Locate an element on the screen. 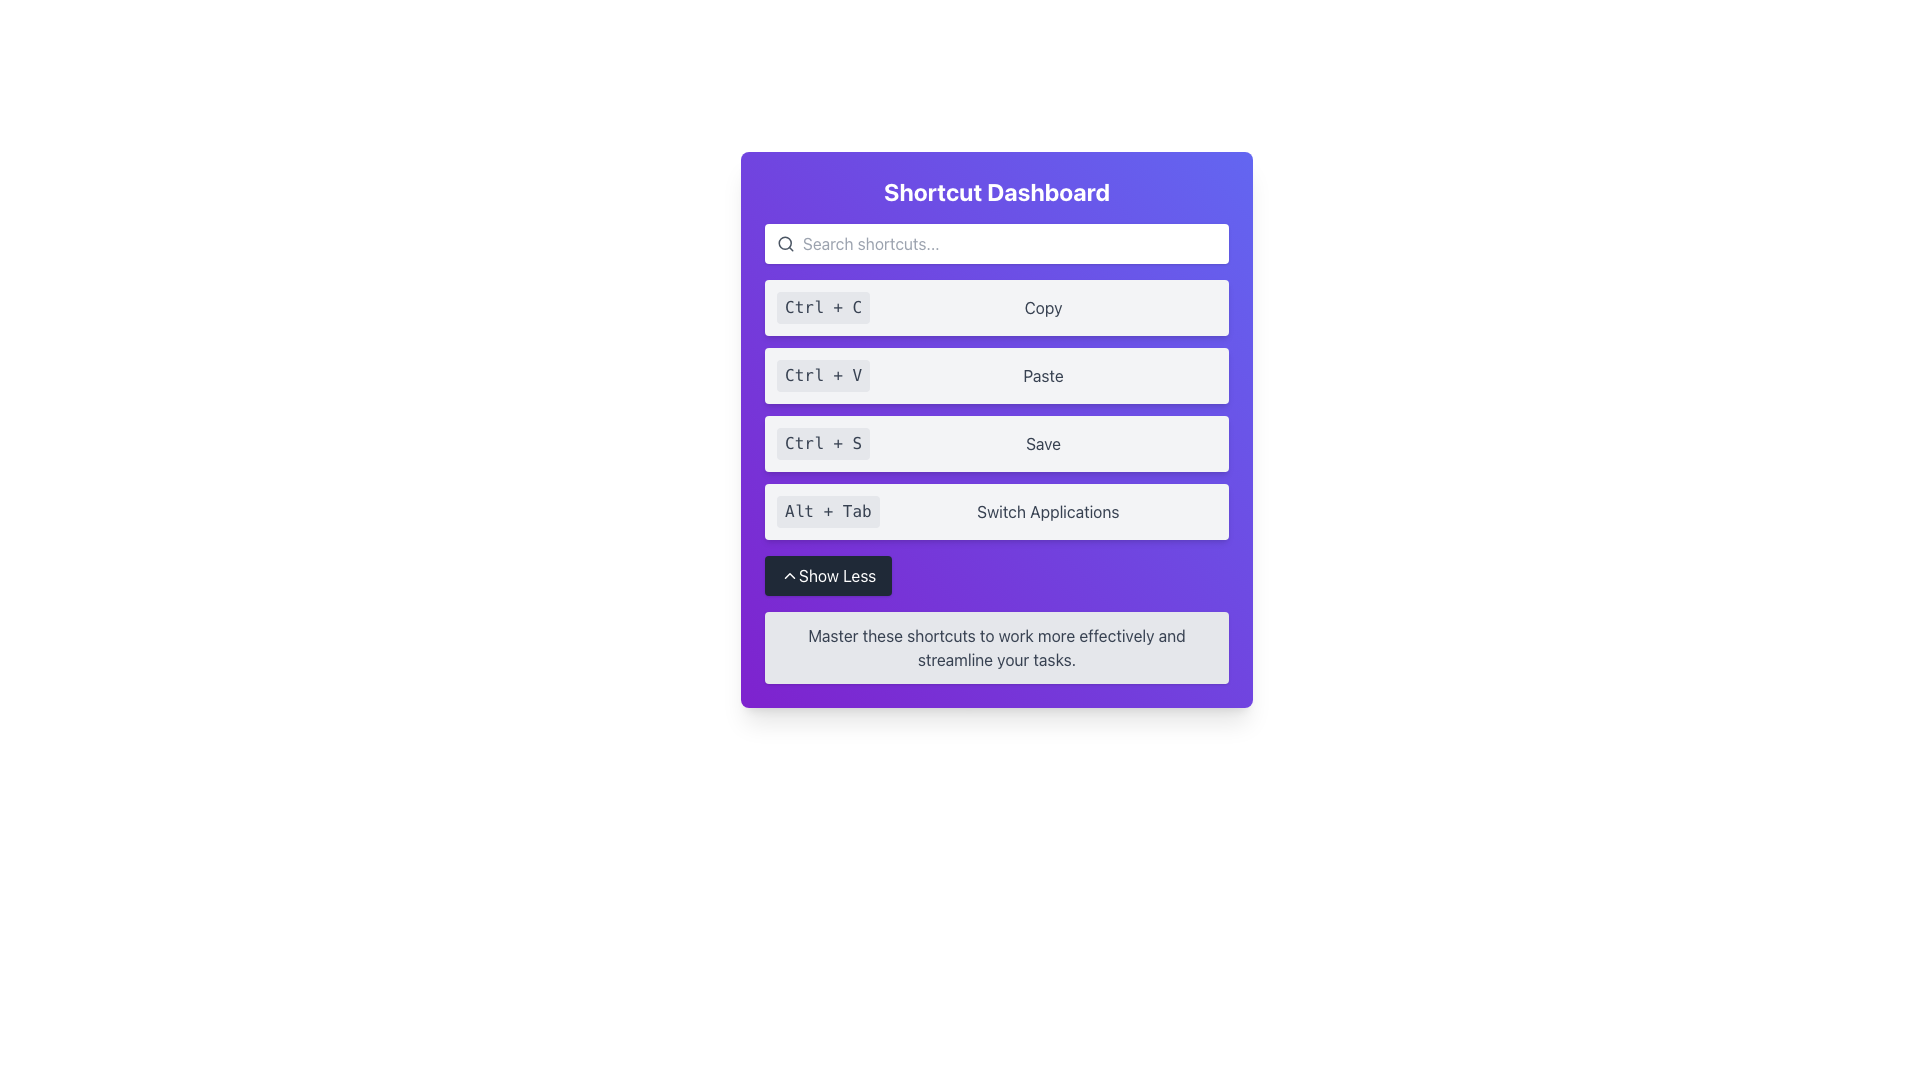 Image resolution: width=1920 pixels, height=1080 pixels. the label displaying the keyboard shortcut 'Ctrl + V' for the 'Paste' operation, located on the left side of the Shortcut Dashboard is located at coordinates (823, 375).